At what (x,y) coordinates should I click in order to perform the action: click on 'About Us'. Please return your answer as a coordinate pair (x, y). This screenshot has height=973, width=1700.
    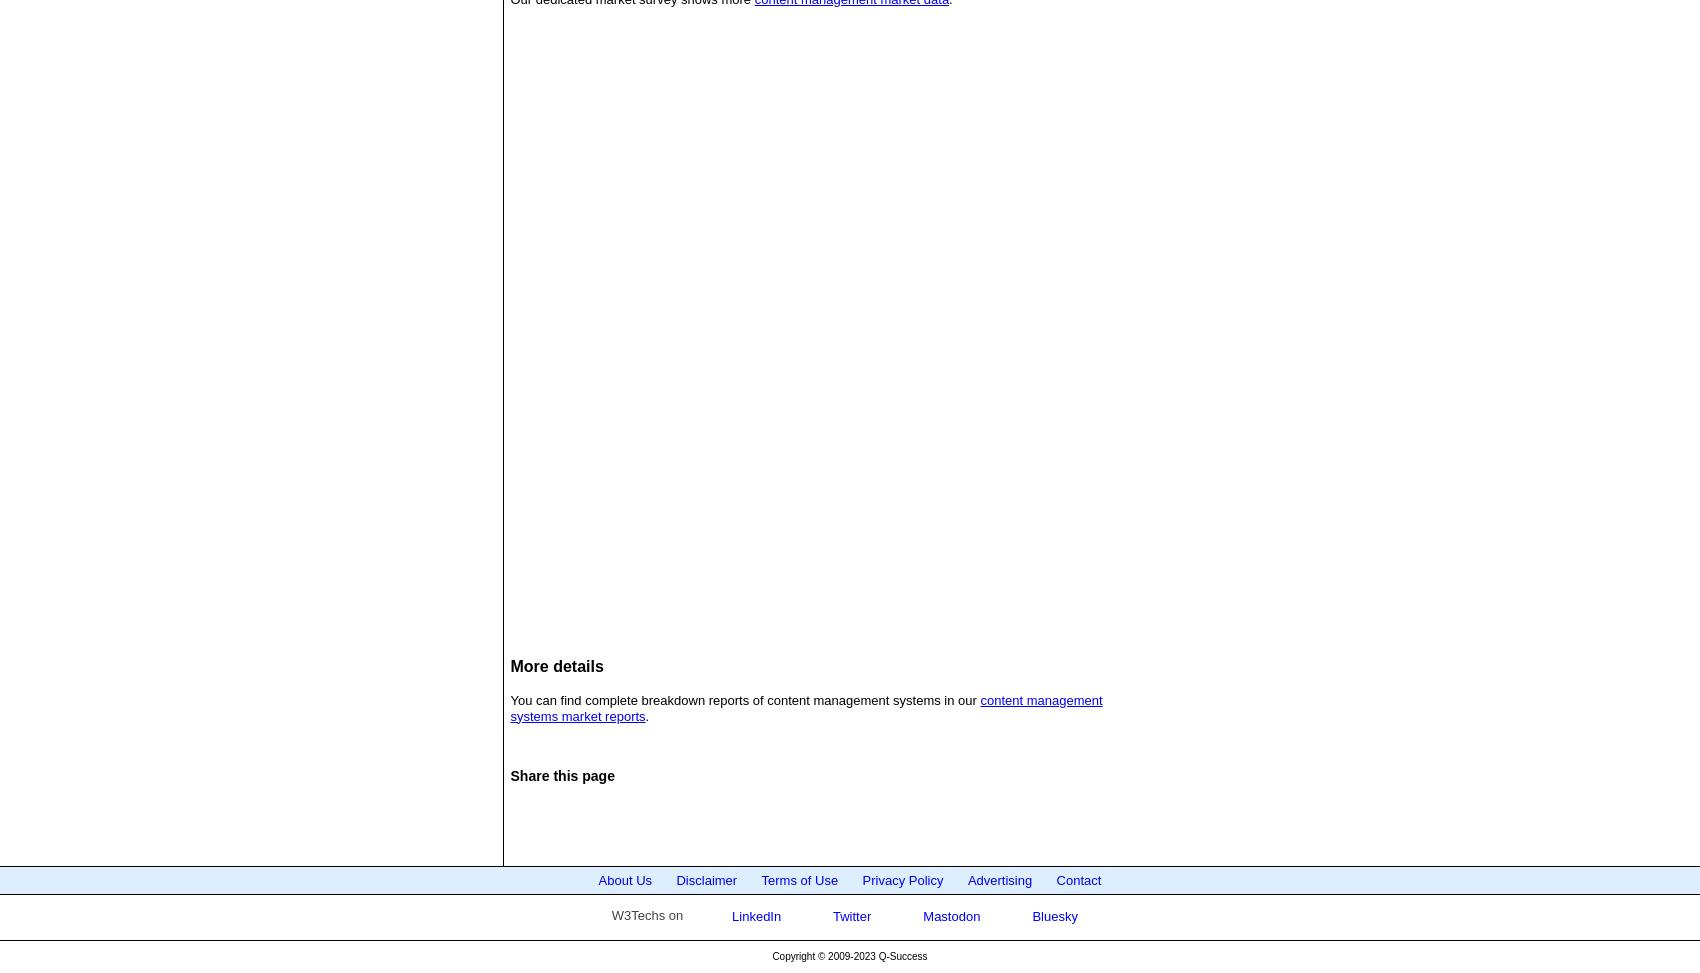
    Looking at the image, I should click on (623, 879).